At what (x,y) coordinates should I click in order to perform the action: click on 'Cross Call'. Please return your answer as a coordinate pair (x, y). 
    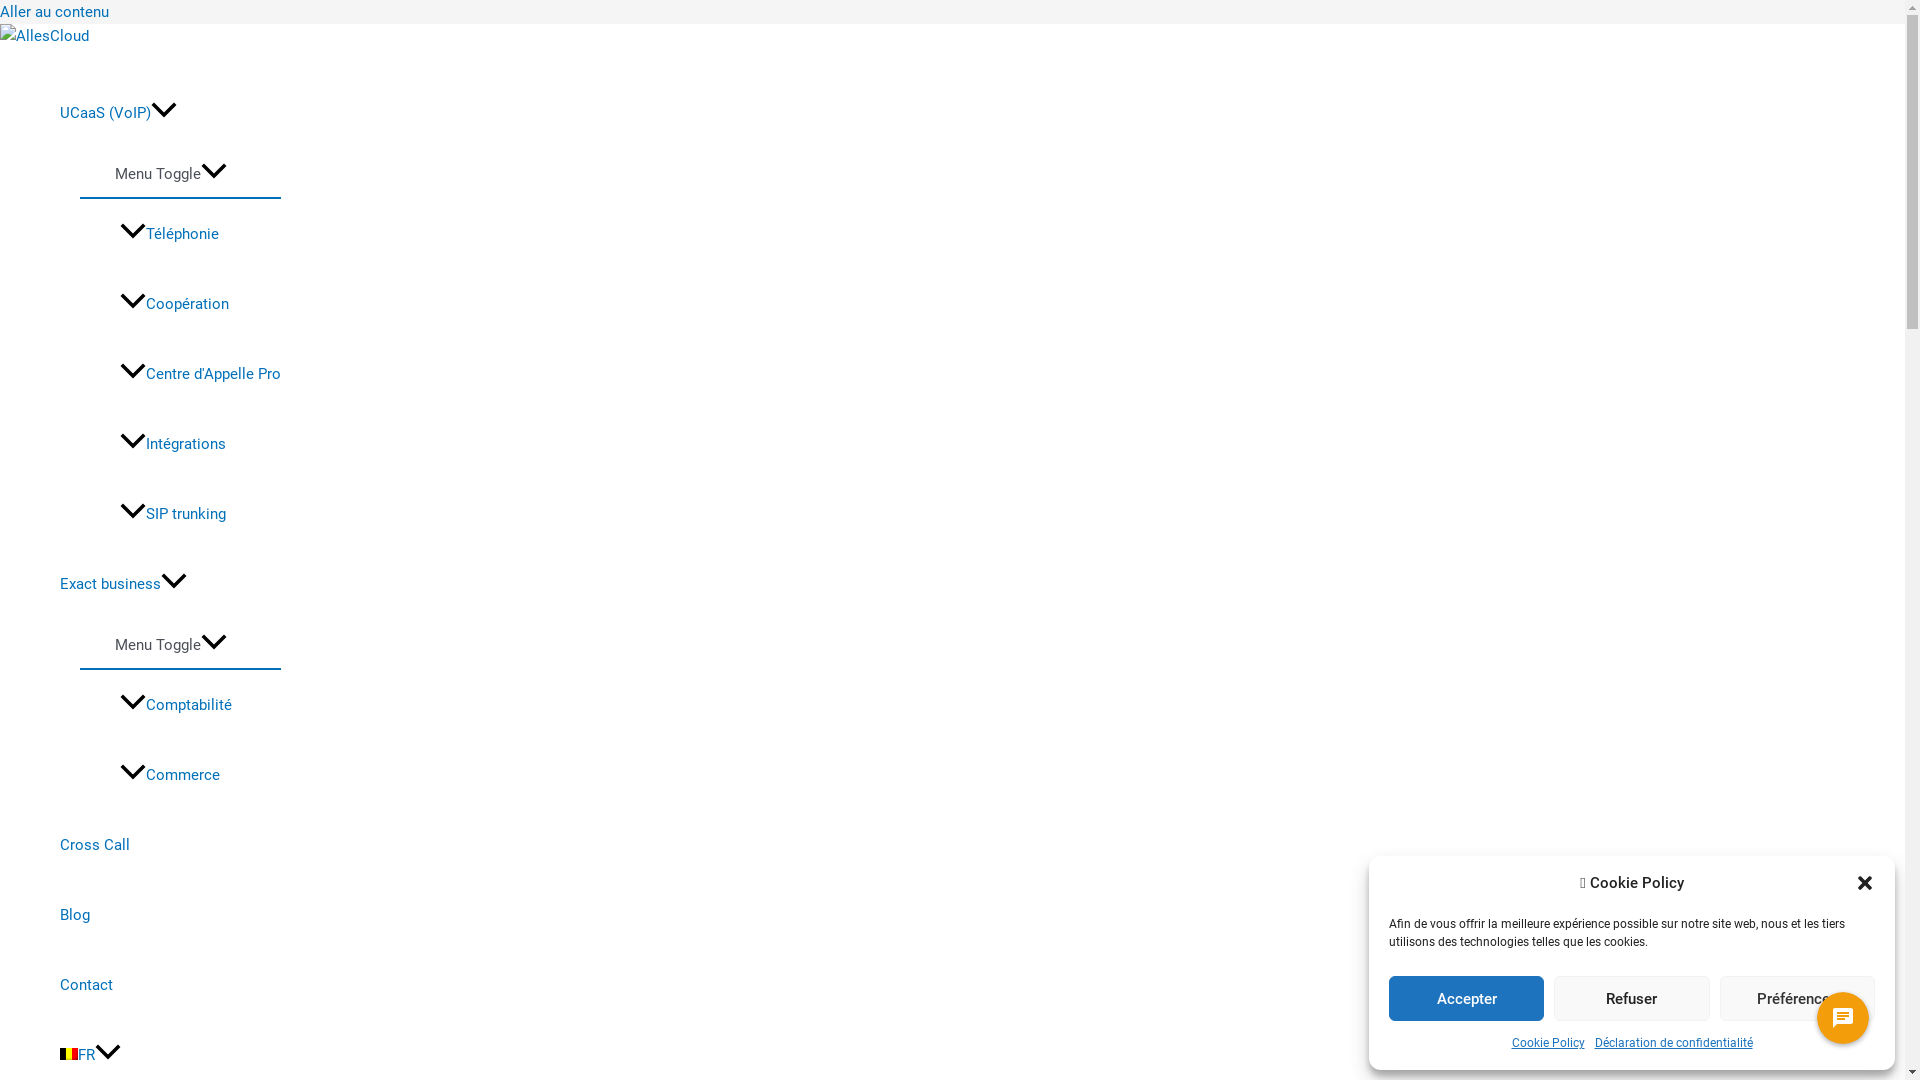
    Looking at the image, I should click on (170, 844).